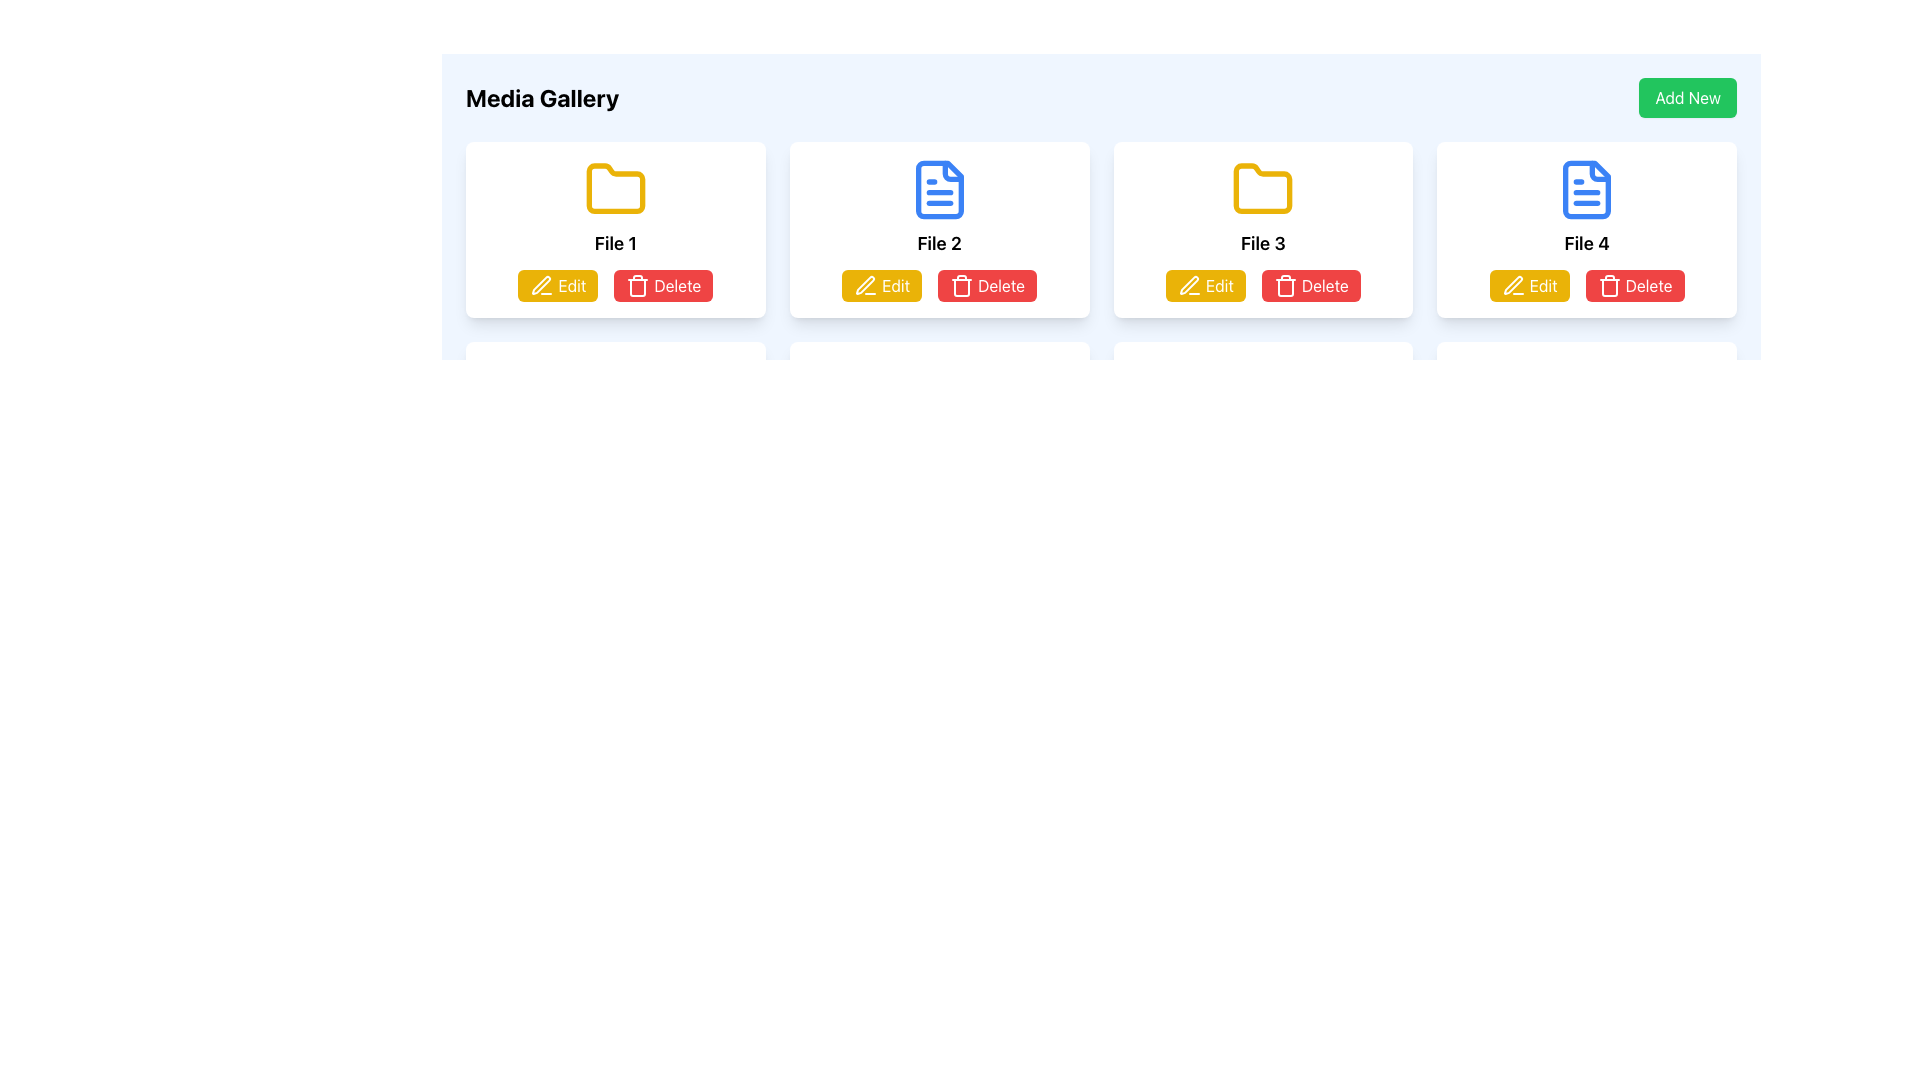  What do you see at coordinates (951, 170) in the screenshot?
I see `the top-left corner of the blue document icon within the second file entry labeled 'File 2'` at bounding box center [951, 170].